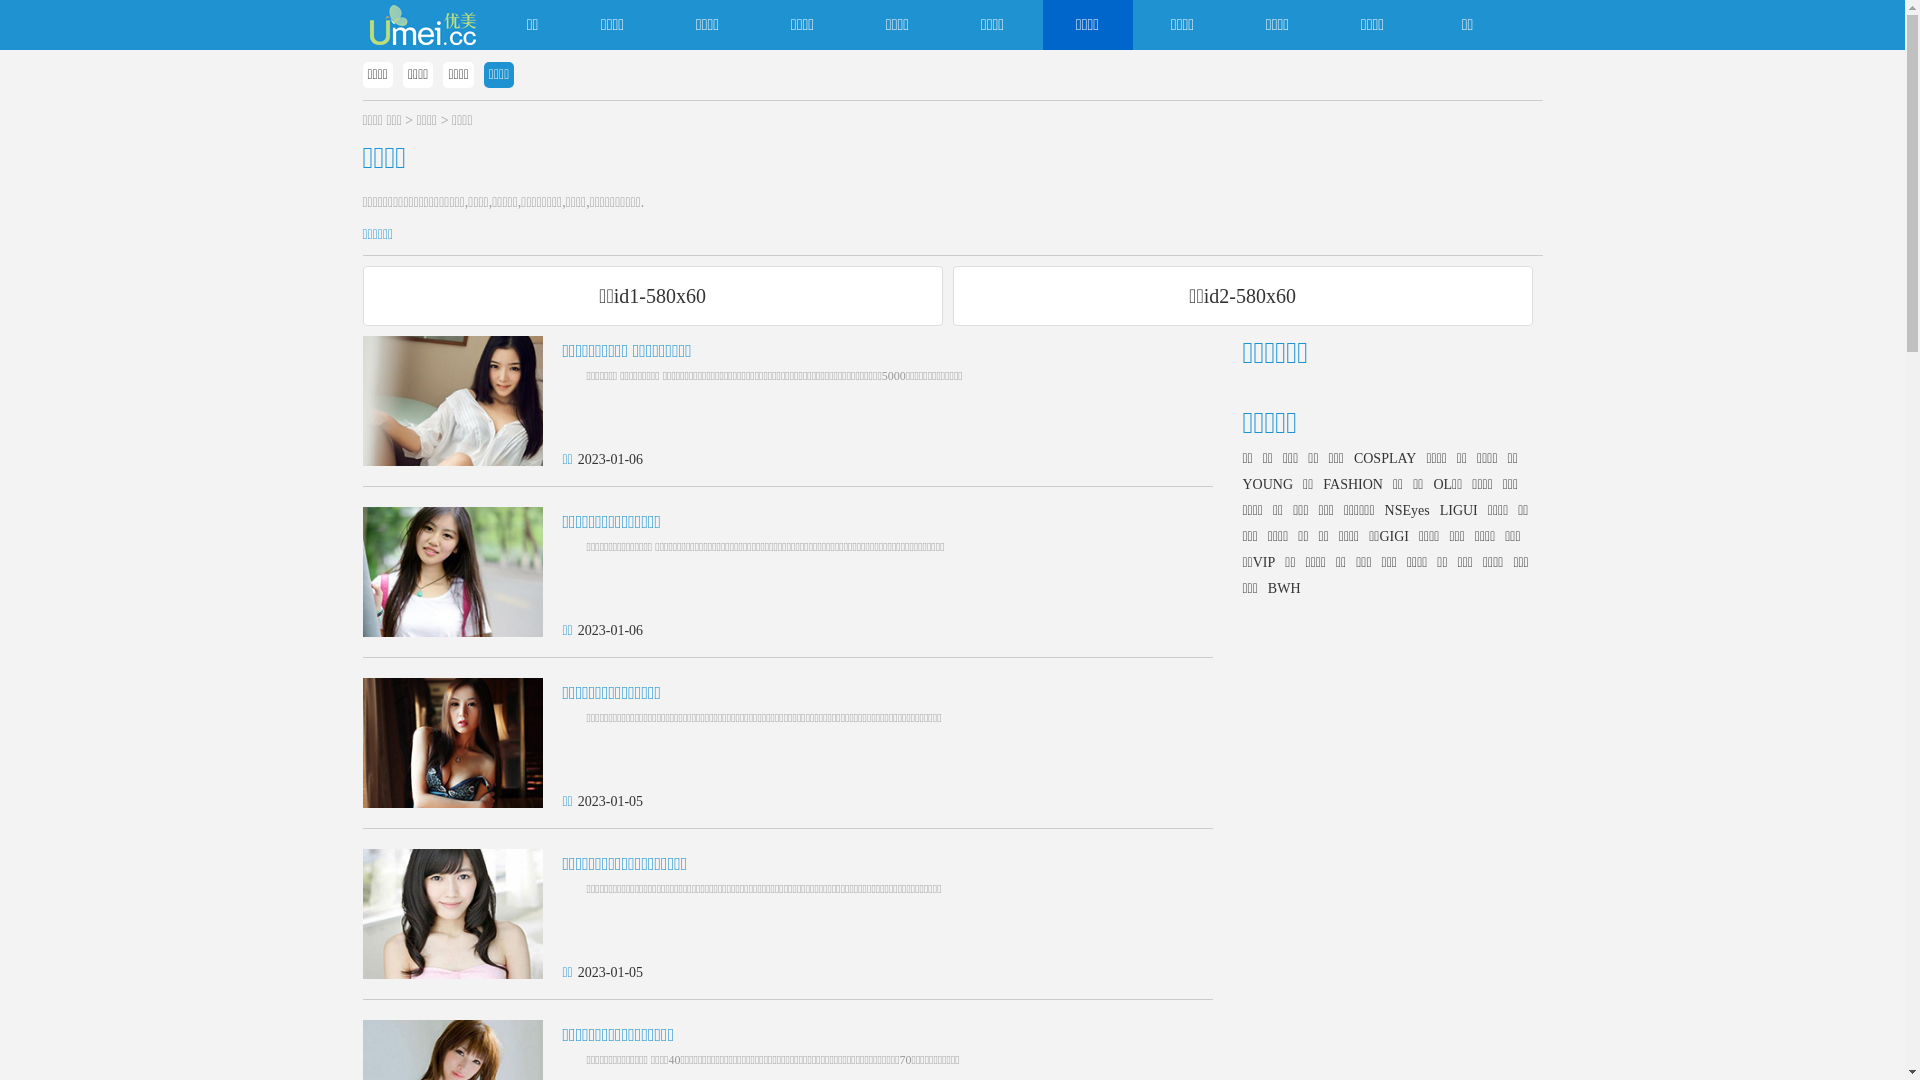  Describe the element at coordinates (1411, 509) in the screenshot. I see `'NSEyes'` at that location.